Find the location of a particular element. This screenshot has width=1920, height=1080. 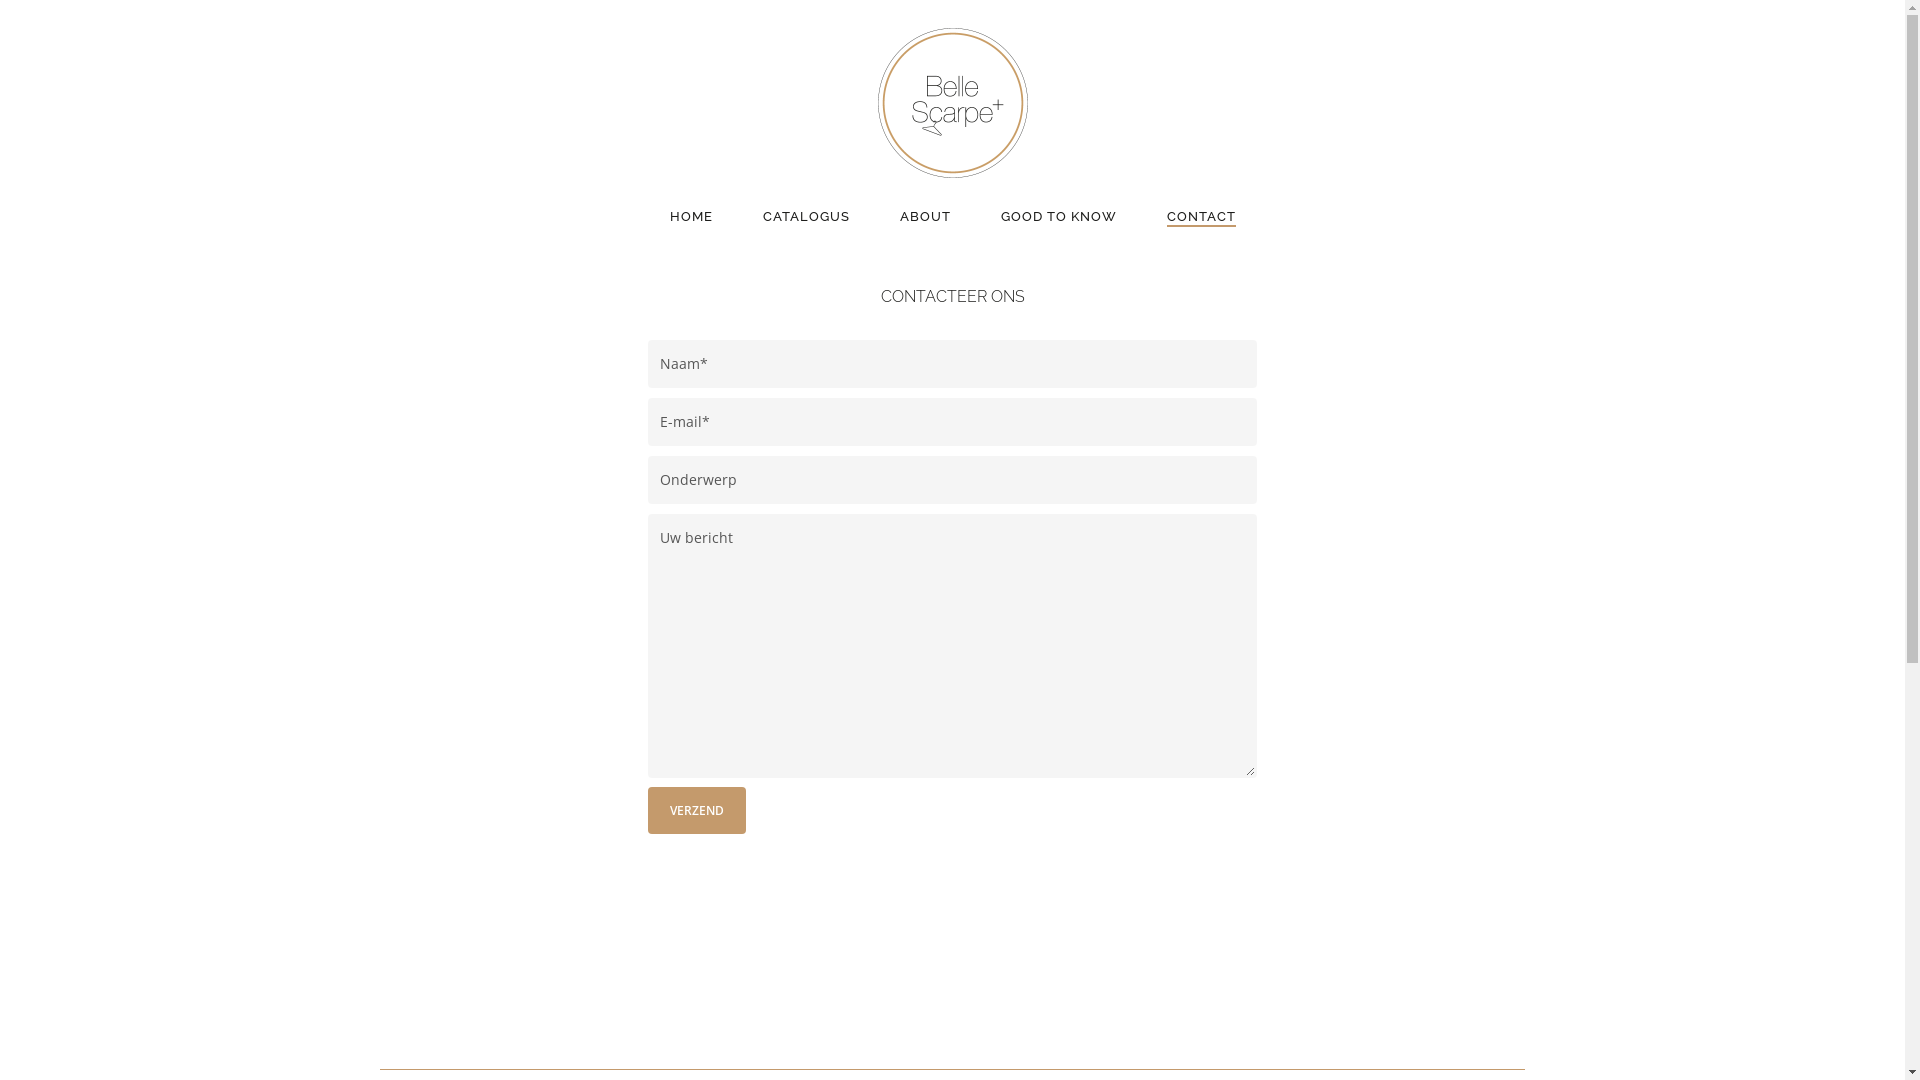

'CATALOGUS' is located at coordinates (805, 216).